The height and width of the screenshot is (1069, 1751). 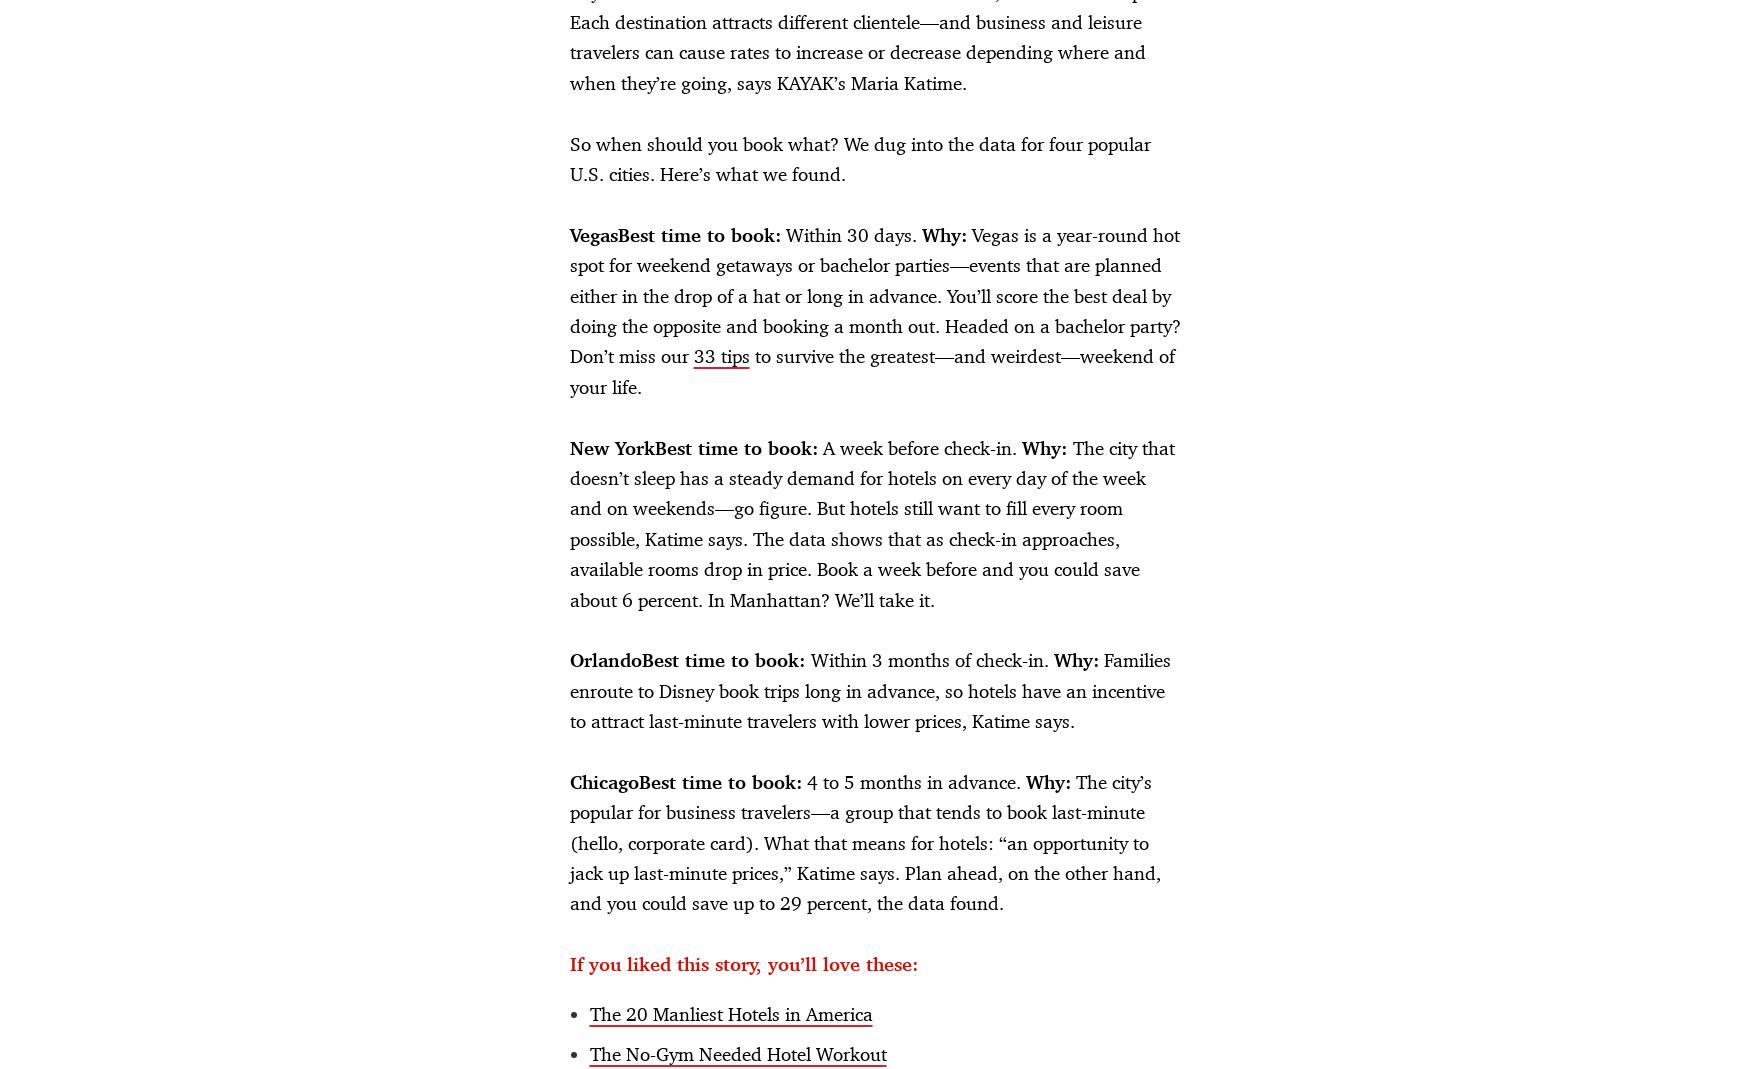 I want to click on 'Site Map', so click(x=1200, y=1030).